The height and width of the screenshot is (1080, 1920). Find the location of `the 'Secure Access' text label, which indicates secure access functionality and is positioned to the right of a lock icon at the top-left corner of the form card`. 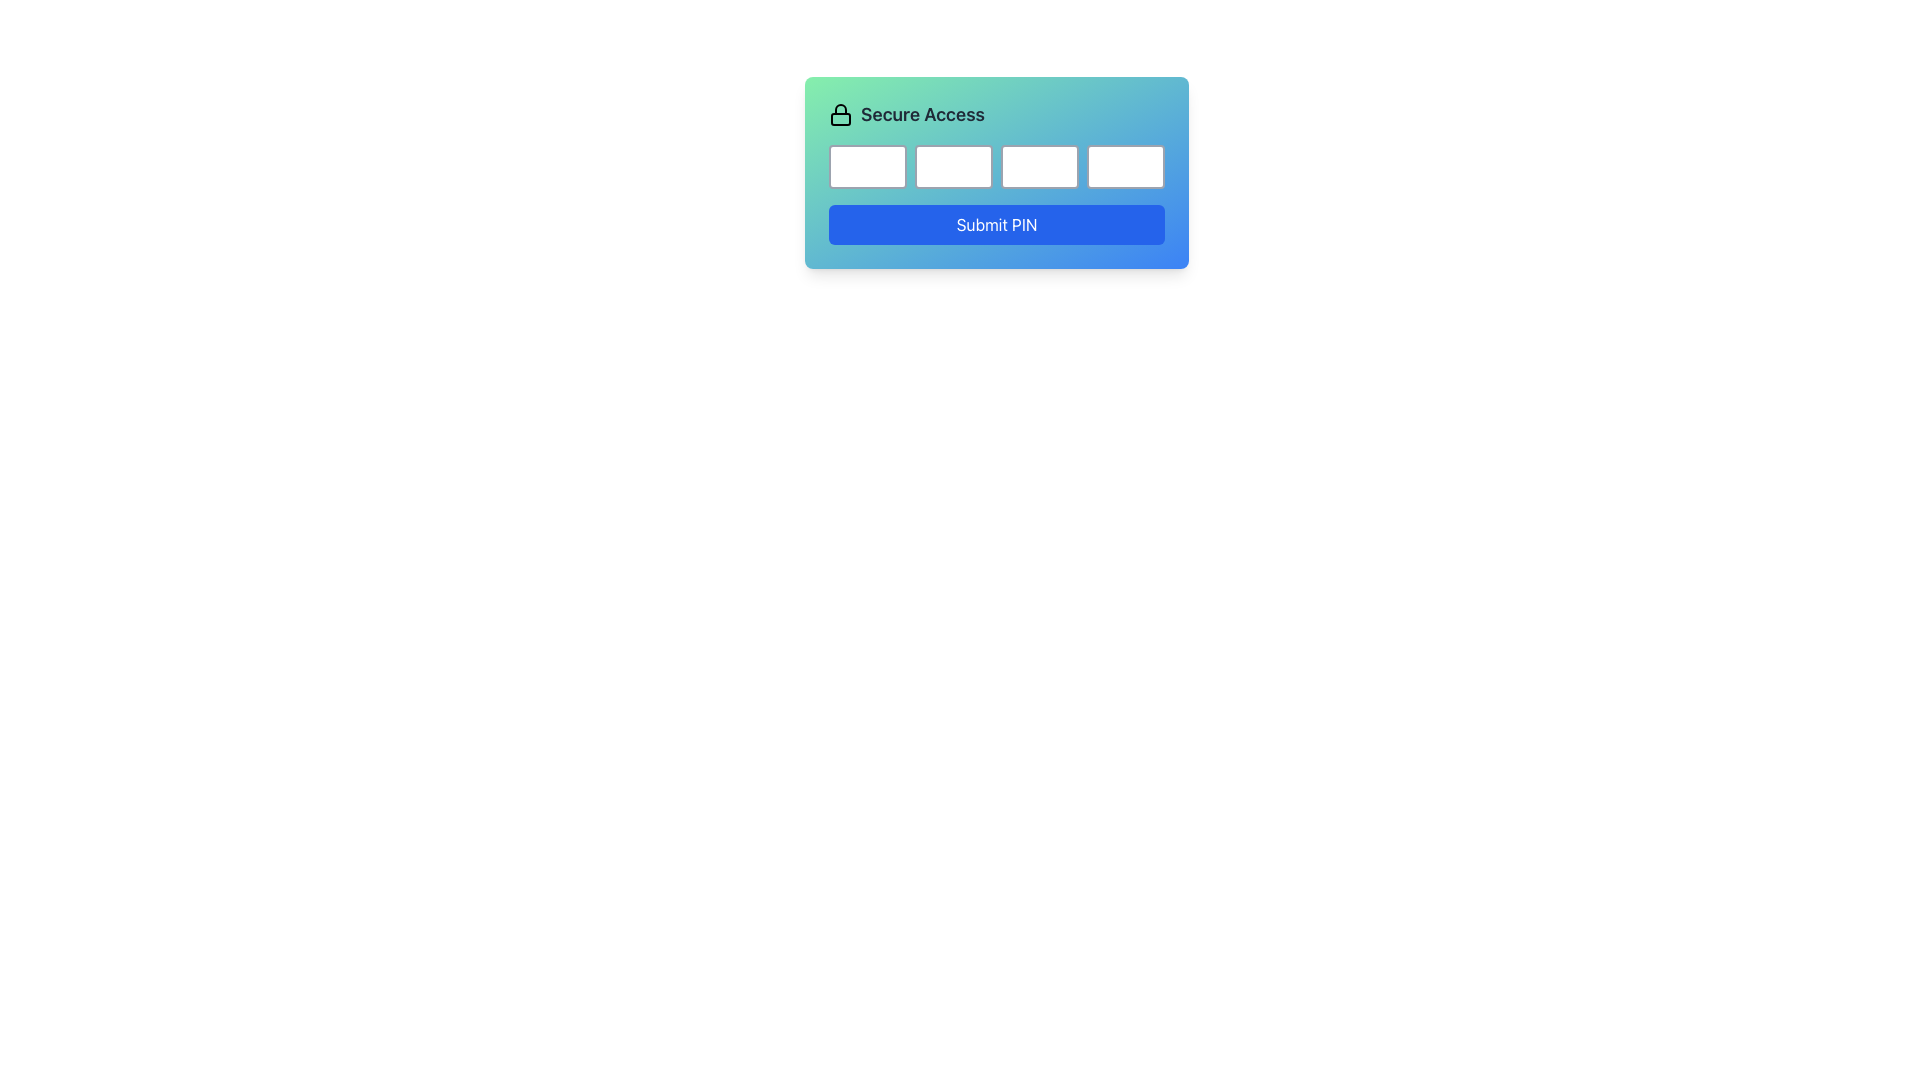

the 'Secure Access' text label, which indicates secure access functionality and is positioned to the right of a lock icon at the top-left corner of the form card is located at coordinates (921, 115).